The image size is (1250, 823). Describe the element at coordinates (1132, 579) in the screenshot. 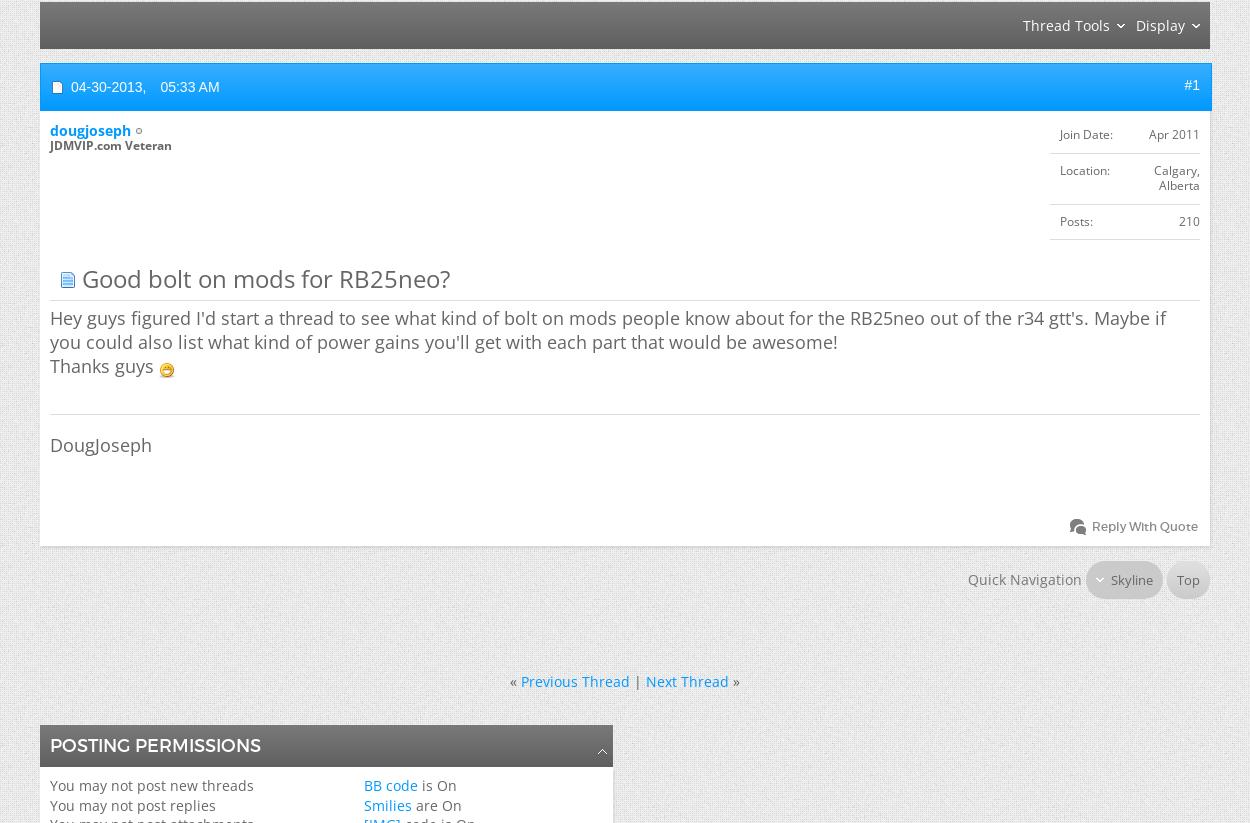

I see `'Skyline'` at that location.